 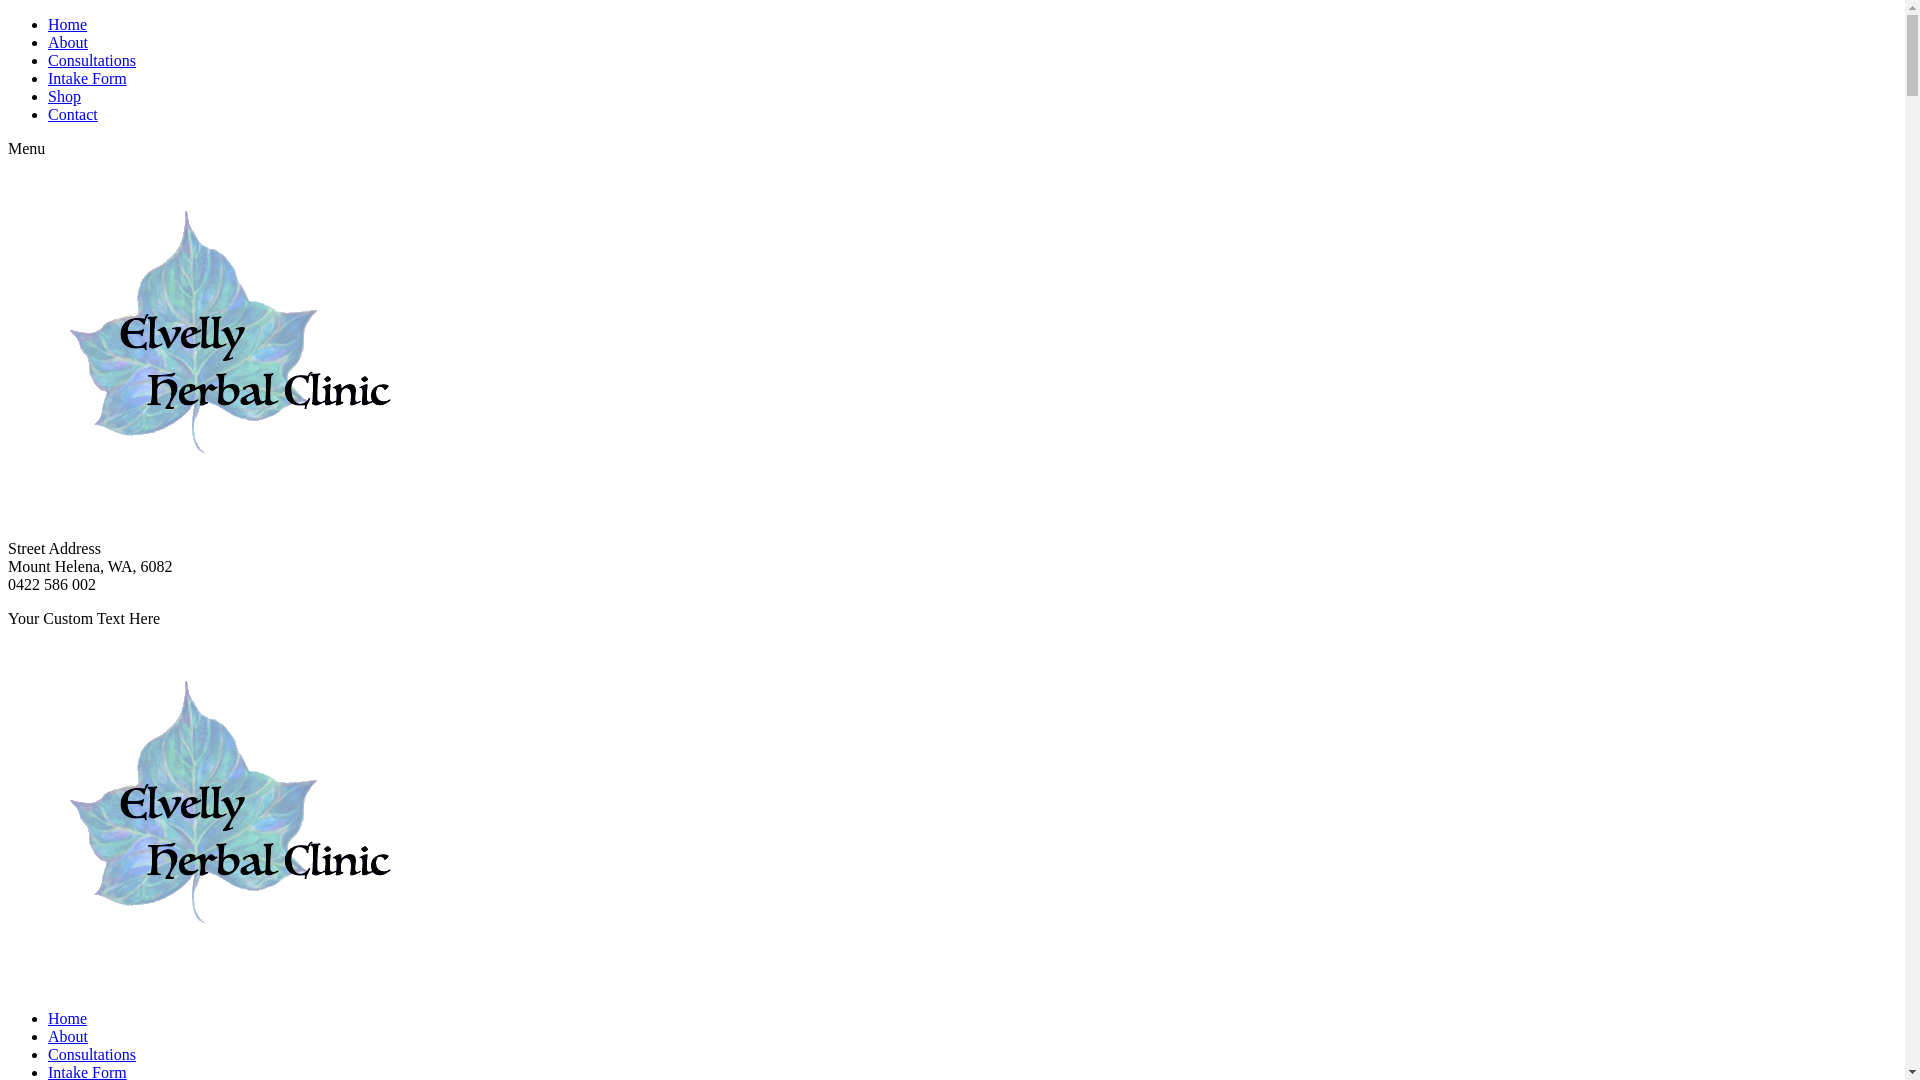 What do you see at coordinates (86, 77) in the screenshot?
I see `'Intake Form'` at bounding box center [86, 77].